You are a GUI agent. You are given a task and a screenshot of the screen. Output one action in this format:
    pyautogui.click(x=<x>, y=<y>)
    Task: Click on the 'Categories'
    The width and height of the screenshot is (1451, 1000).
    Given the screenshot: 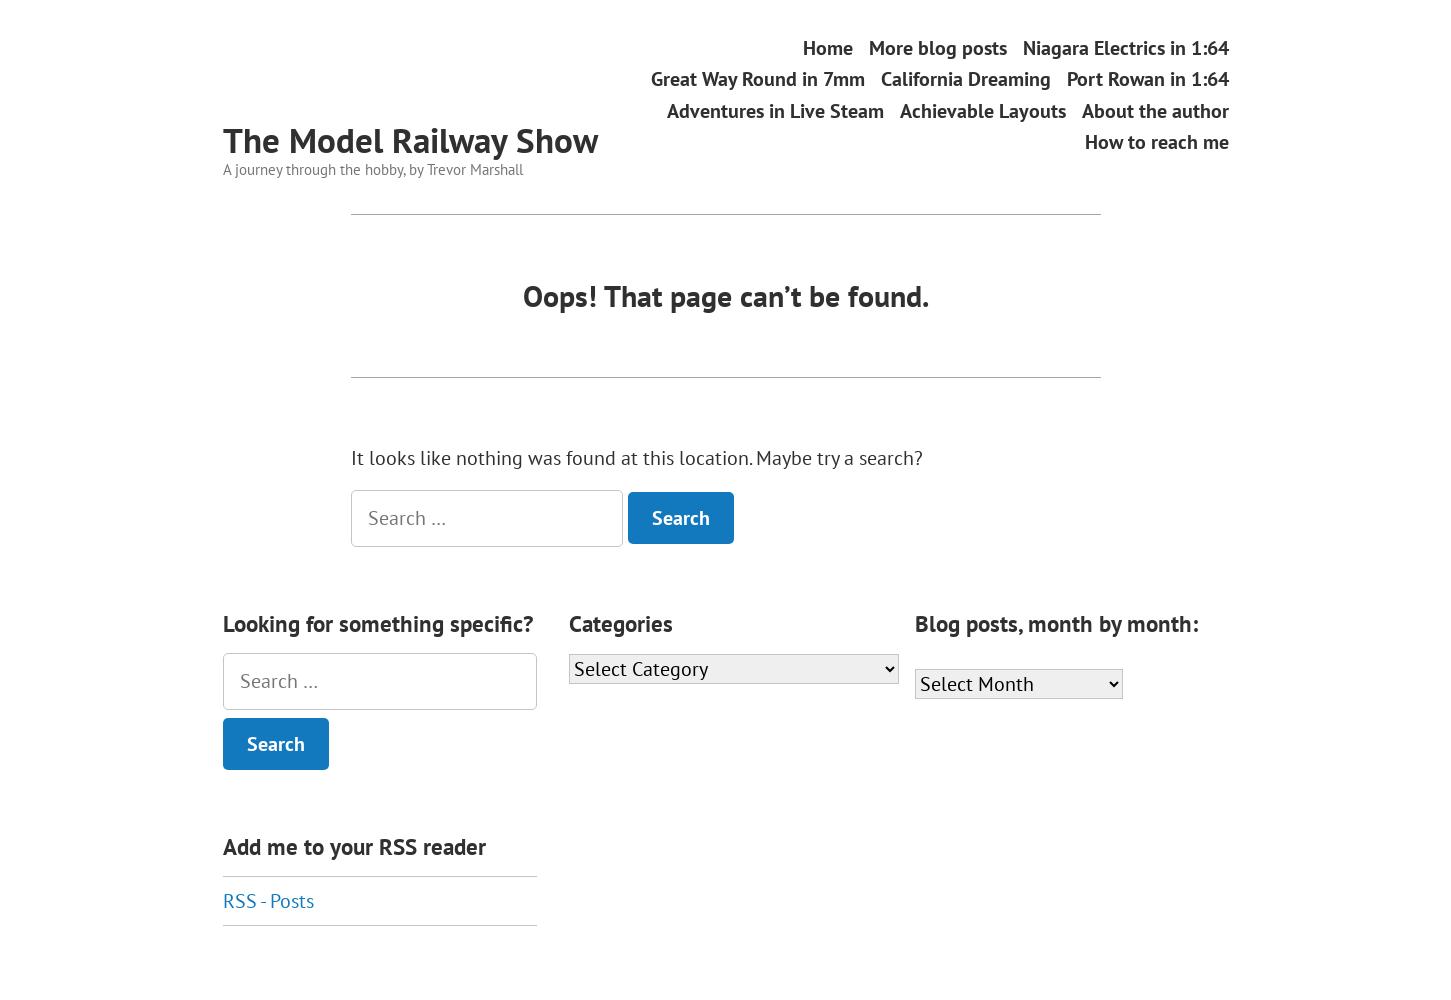 What is the action you would take?
    pyautogui.click(x=620, y=622)
    